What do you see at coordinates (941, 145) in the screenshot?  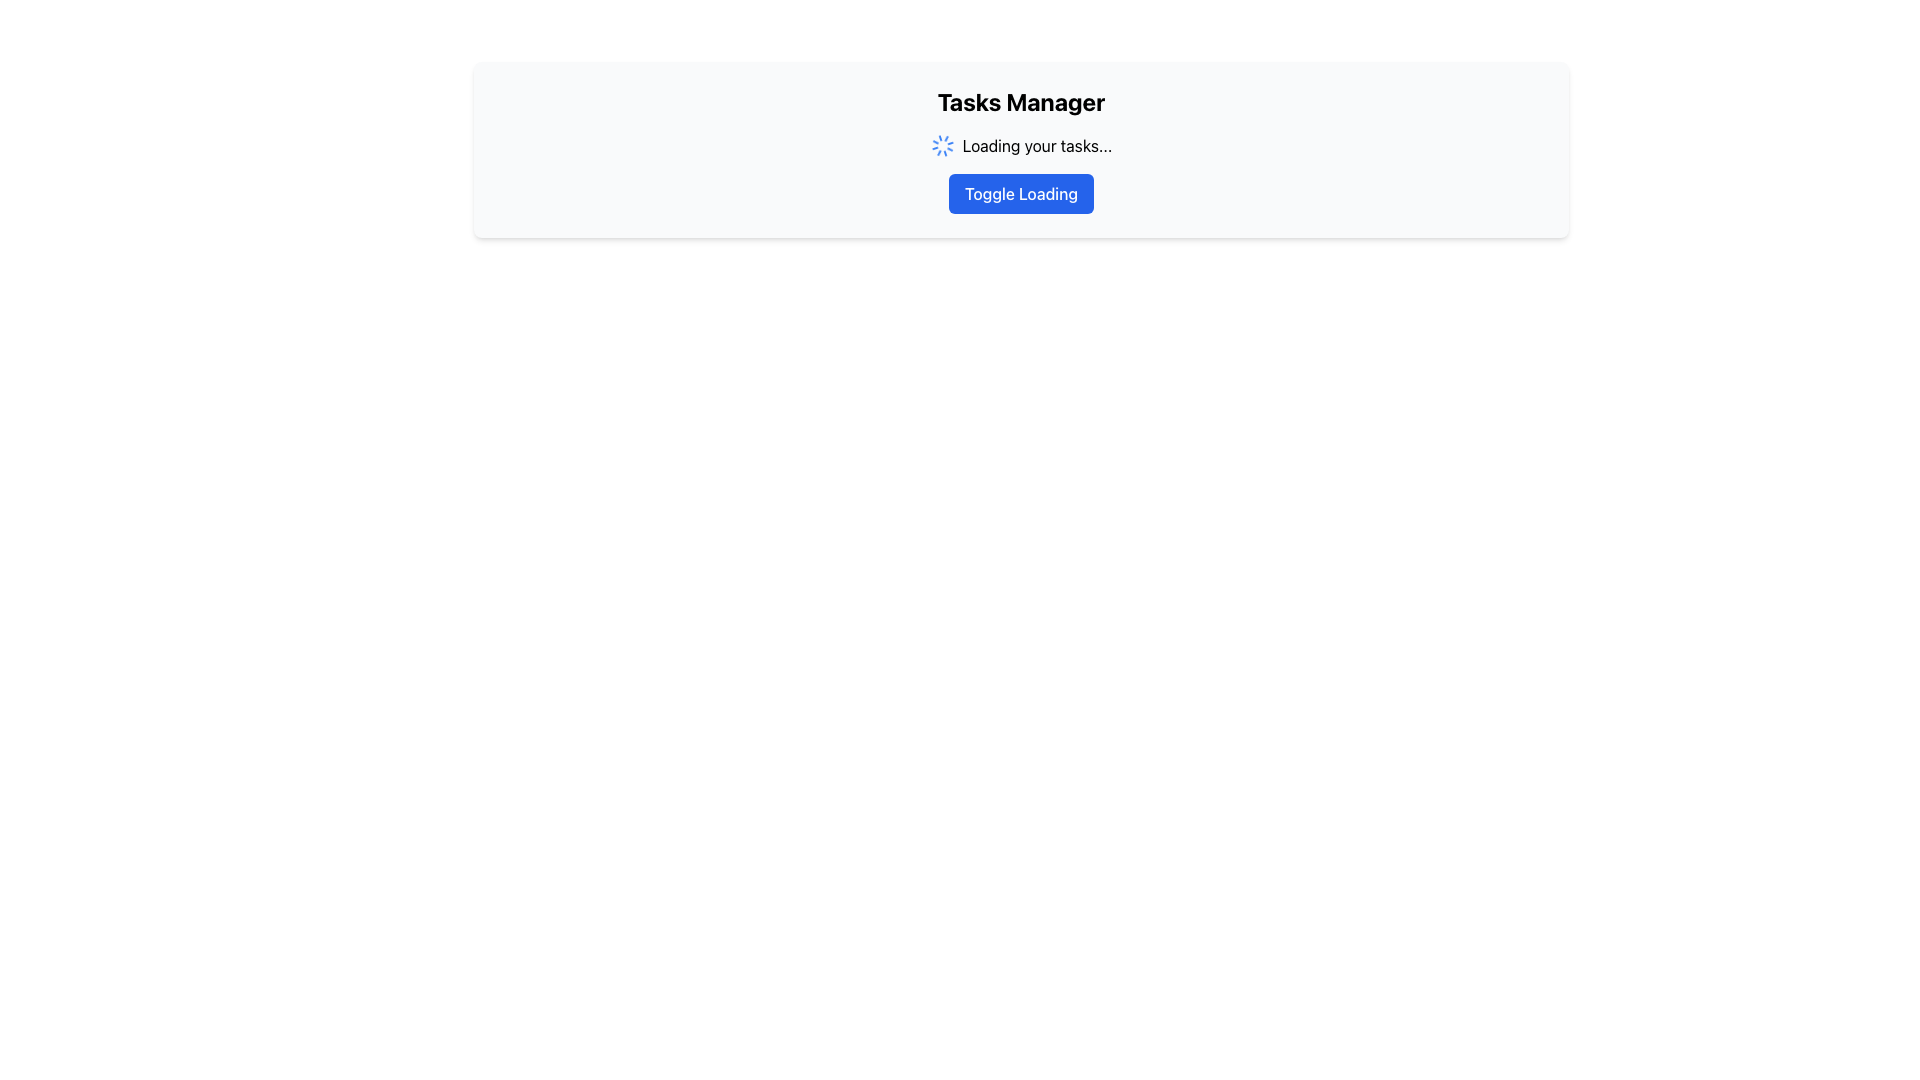 I see `the circular blue loader icon that is spinning, located to the left of the text 'Loading your tasks...'` at bounding box center [941, 145].